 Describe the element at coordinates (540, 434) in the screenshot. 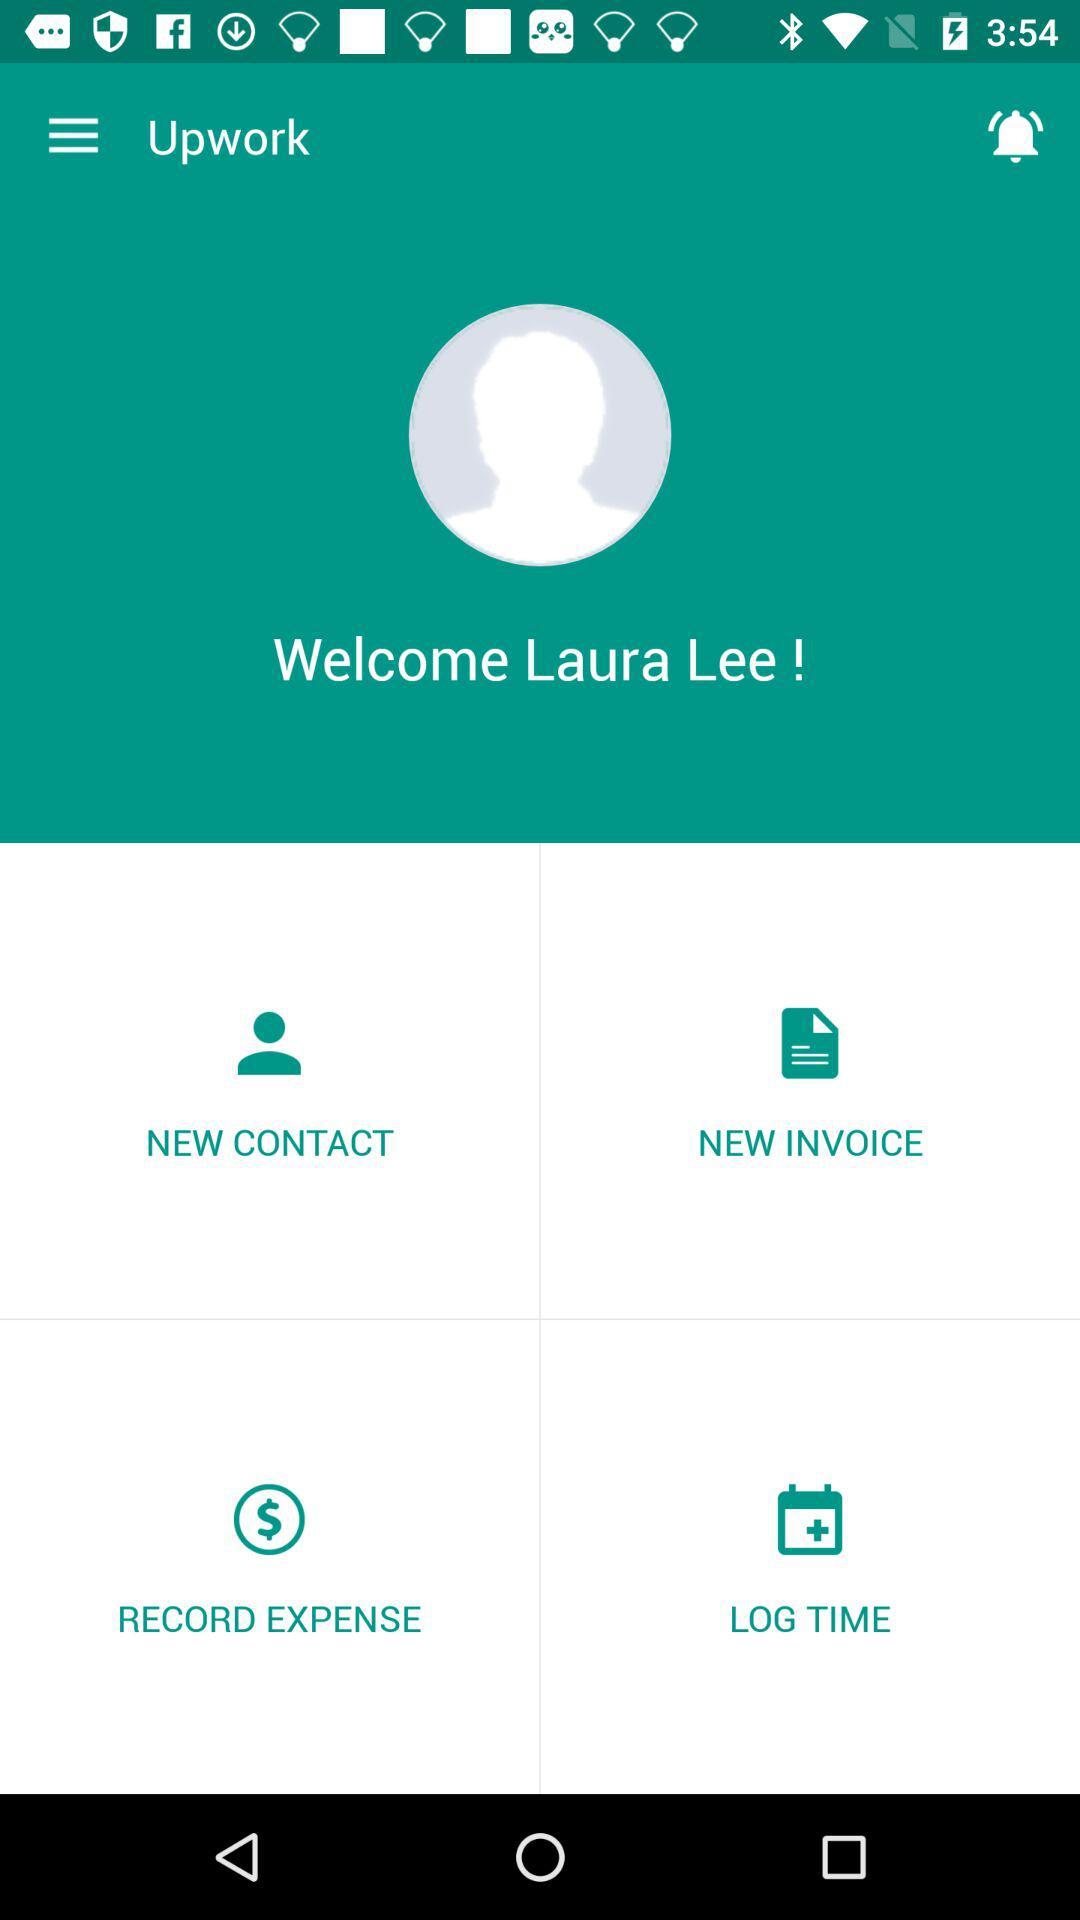

I see `icon above the welcome laura lee ! item` at that location.